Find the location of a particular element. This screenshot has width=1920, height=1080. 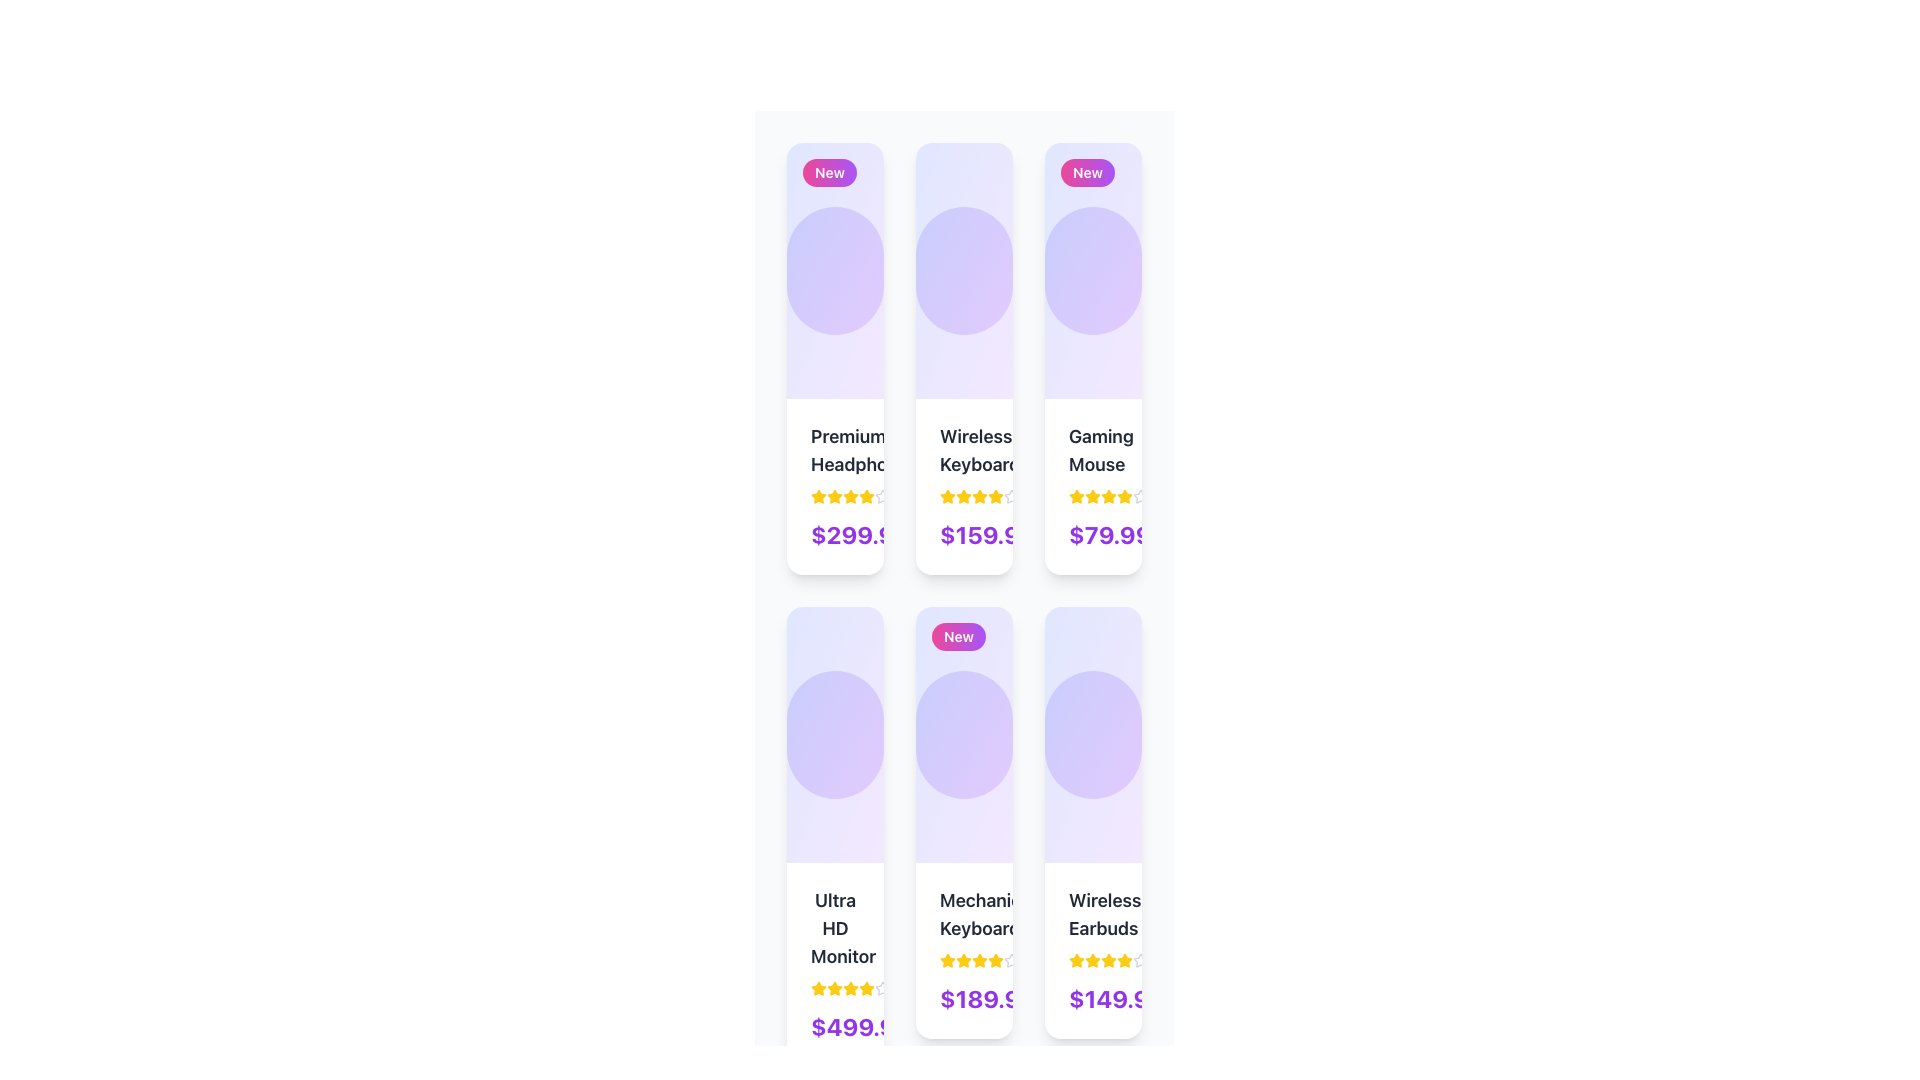

the star icon representing the second element in the rating system for the product 'Wireless Keyboard', located below the title and above the price is located at coordinates (996, 495).